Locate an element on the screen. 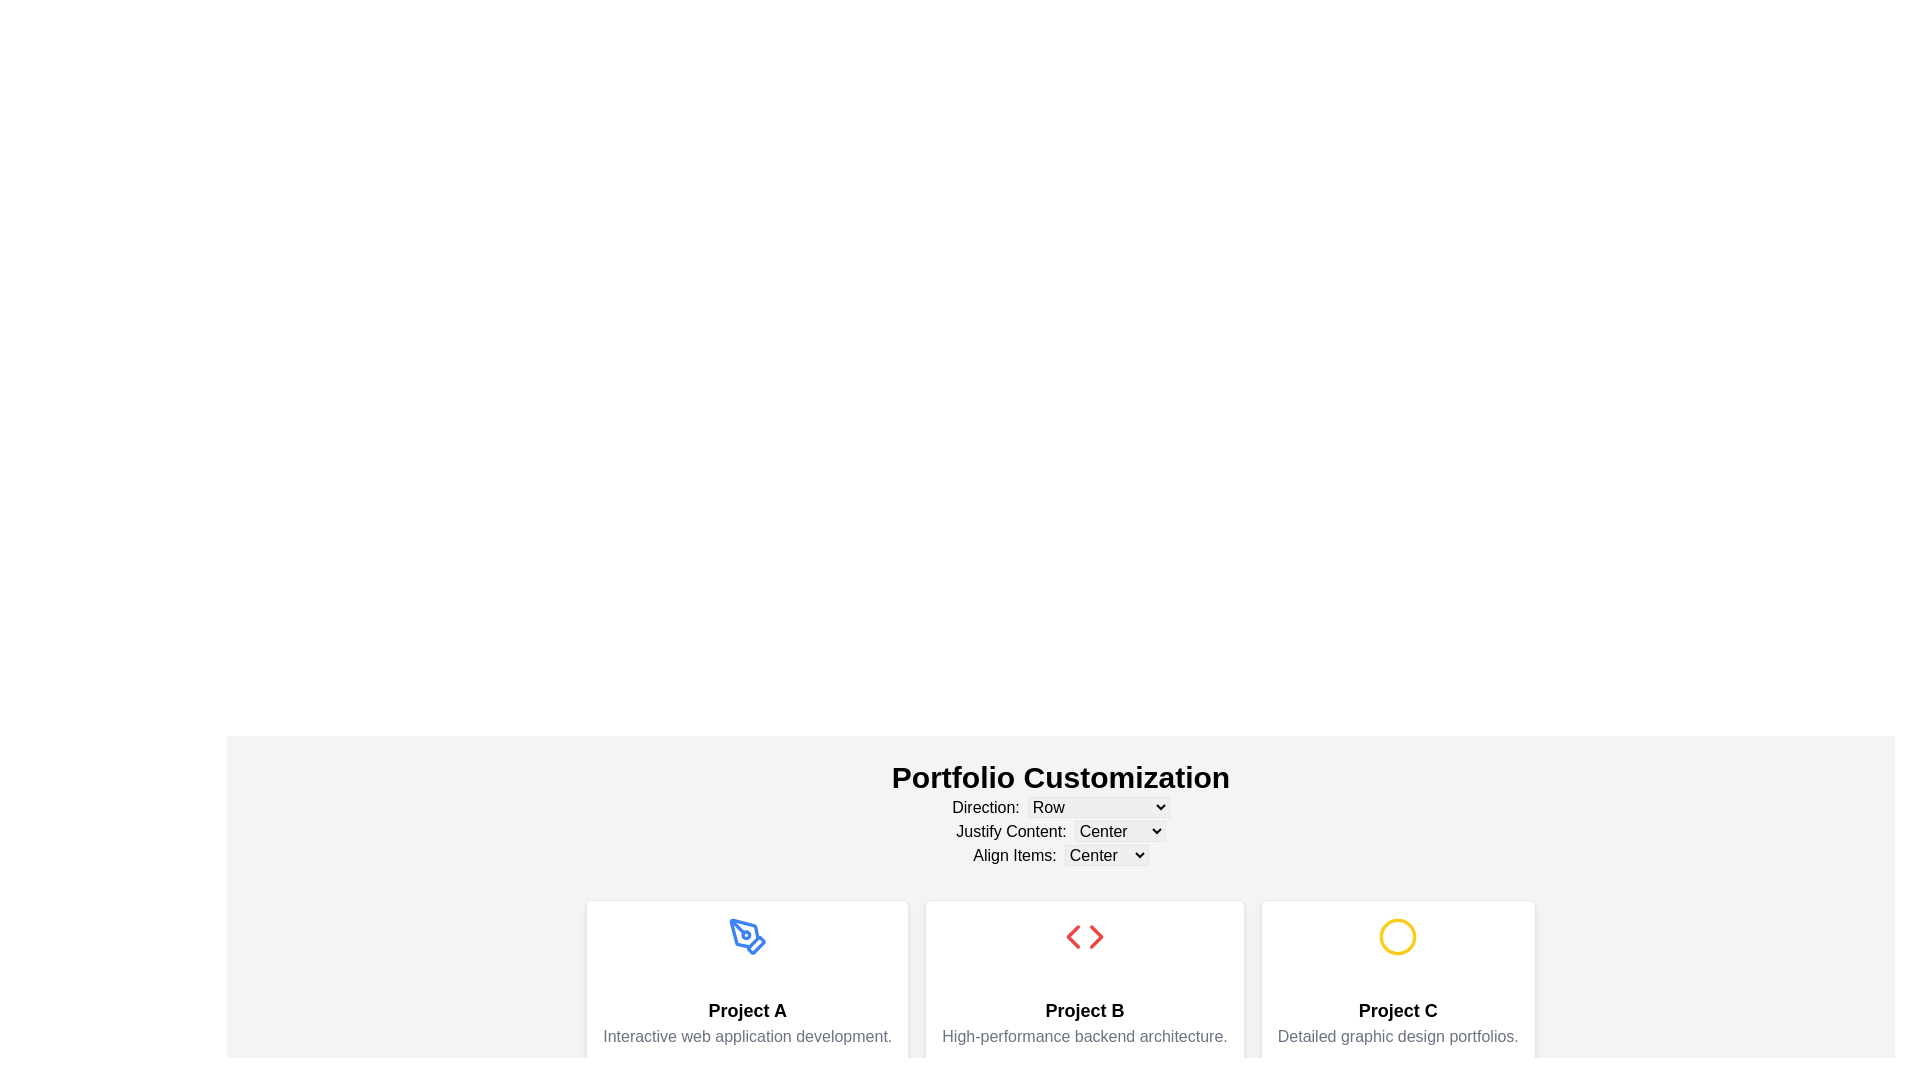 Image resolution: width=1920 pixels, height=1080 pixels. the gray centered text that reads 'Interactive web application development.' located below the title 'Project A' in the lower section of the 'Project A' card is located at coordinates (746, 1036).